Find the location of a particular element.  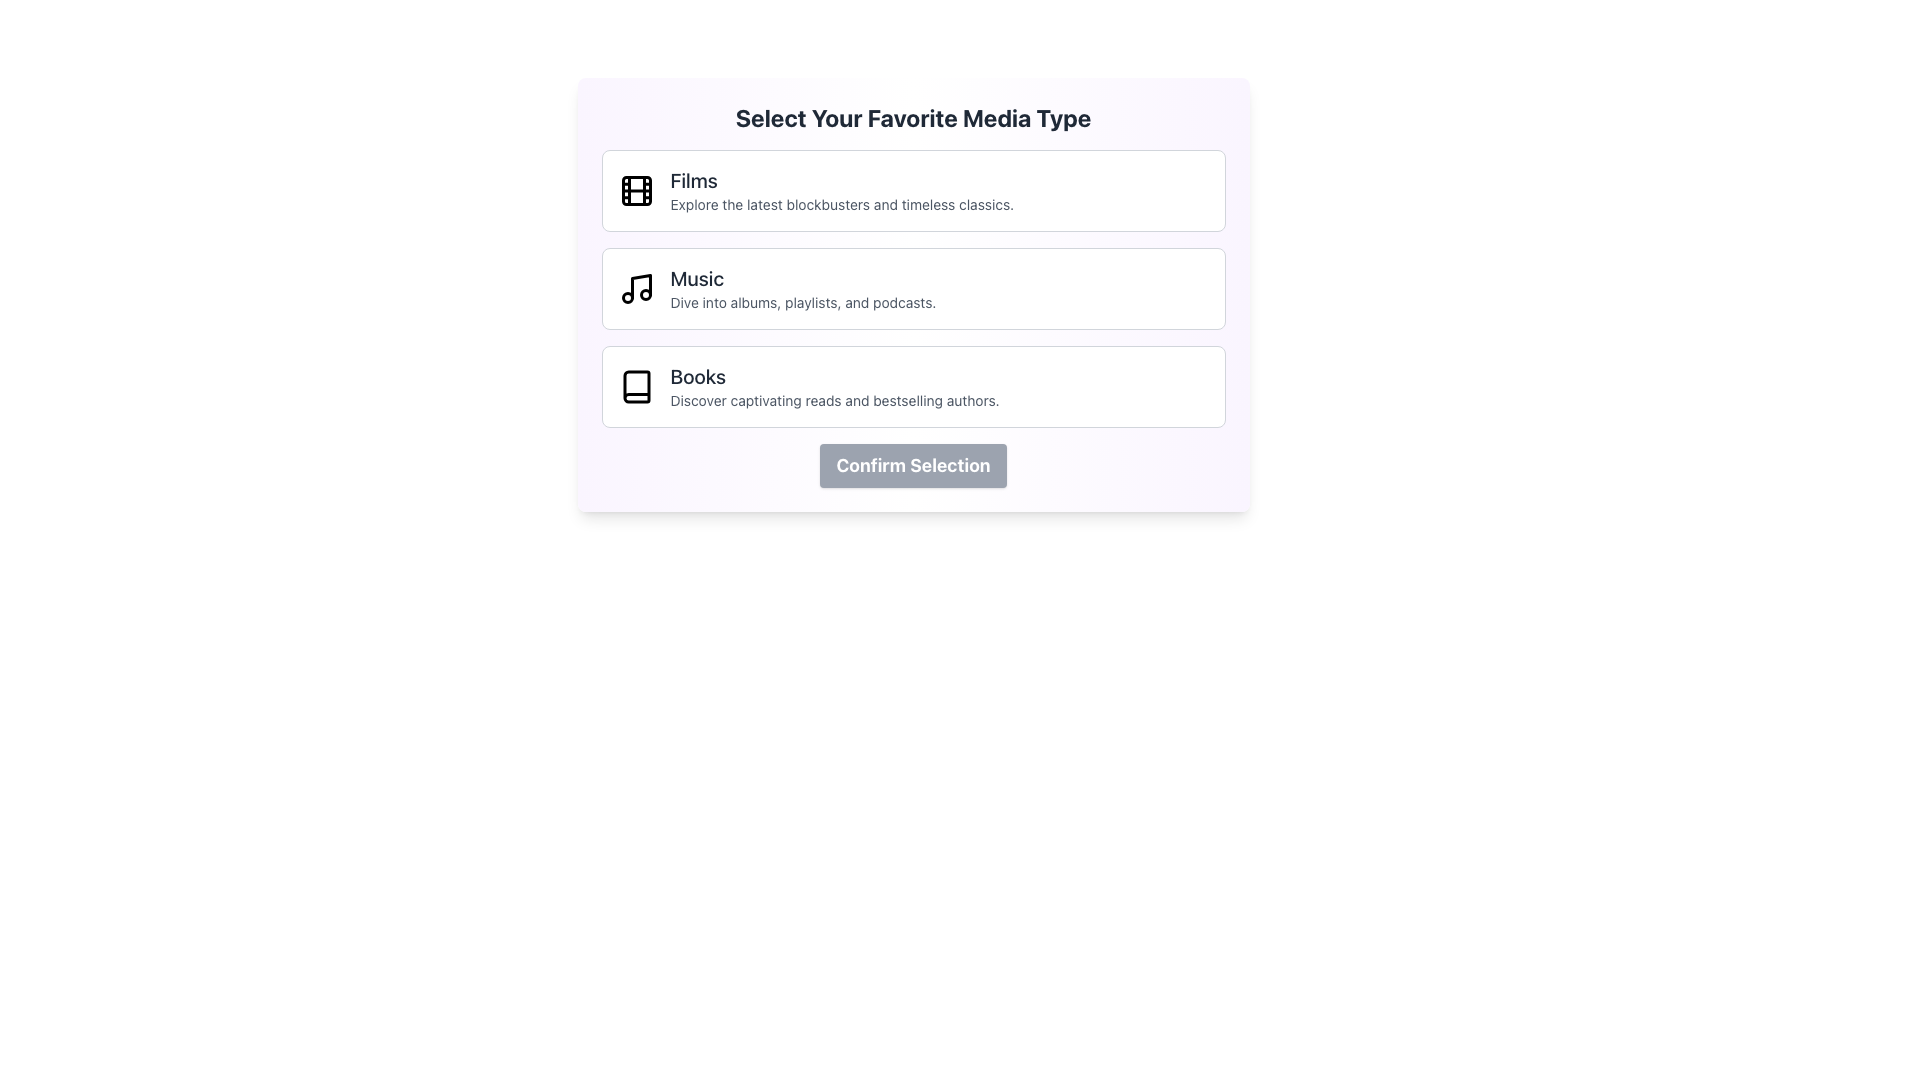

the musical note icon, which is a clean and simple design with black lines, located to the left of the 'Music' label in the middle row of the vertical list is located at coordinates (635, 289).